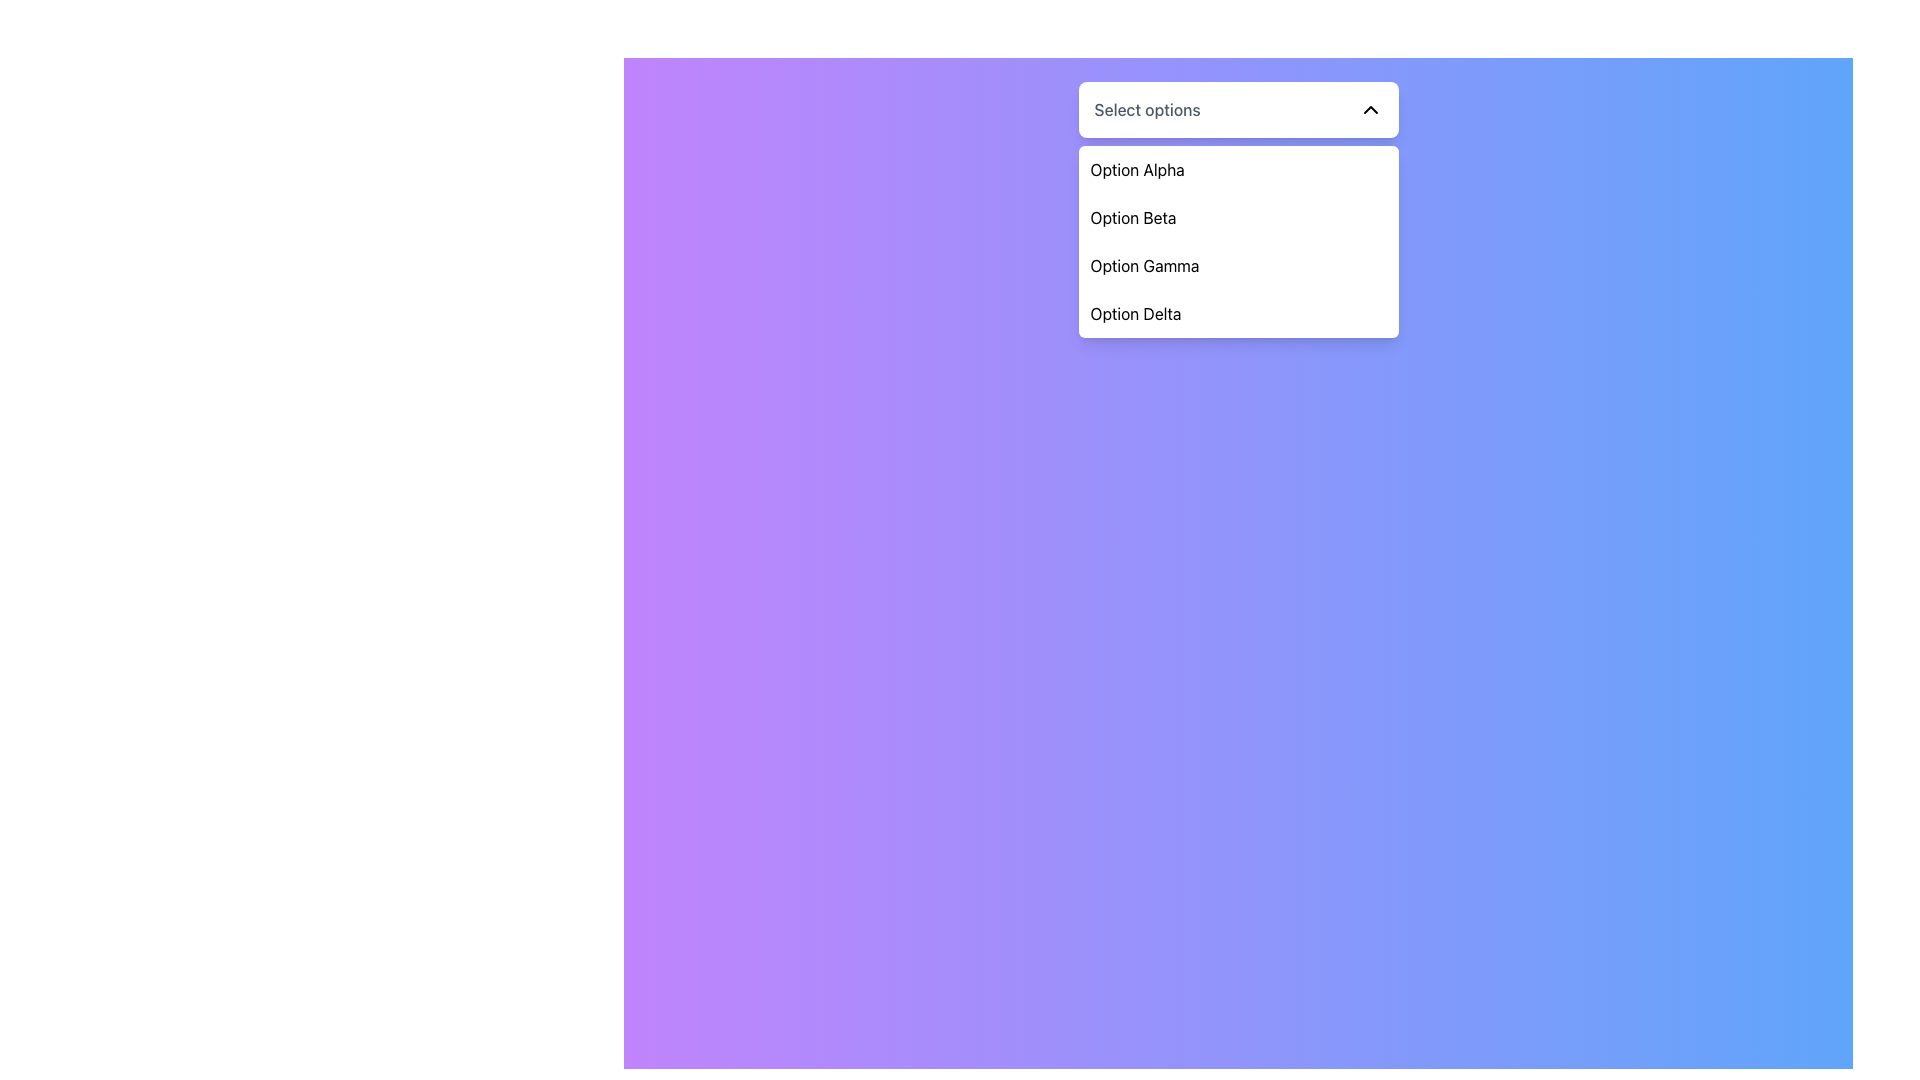  What do you see at coordinates (1137, 168) in the screenshot?
I see `the first item in the dropdown menu labeled 'Option Alpha'` at bounding box center [1137, 168].